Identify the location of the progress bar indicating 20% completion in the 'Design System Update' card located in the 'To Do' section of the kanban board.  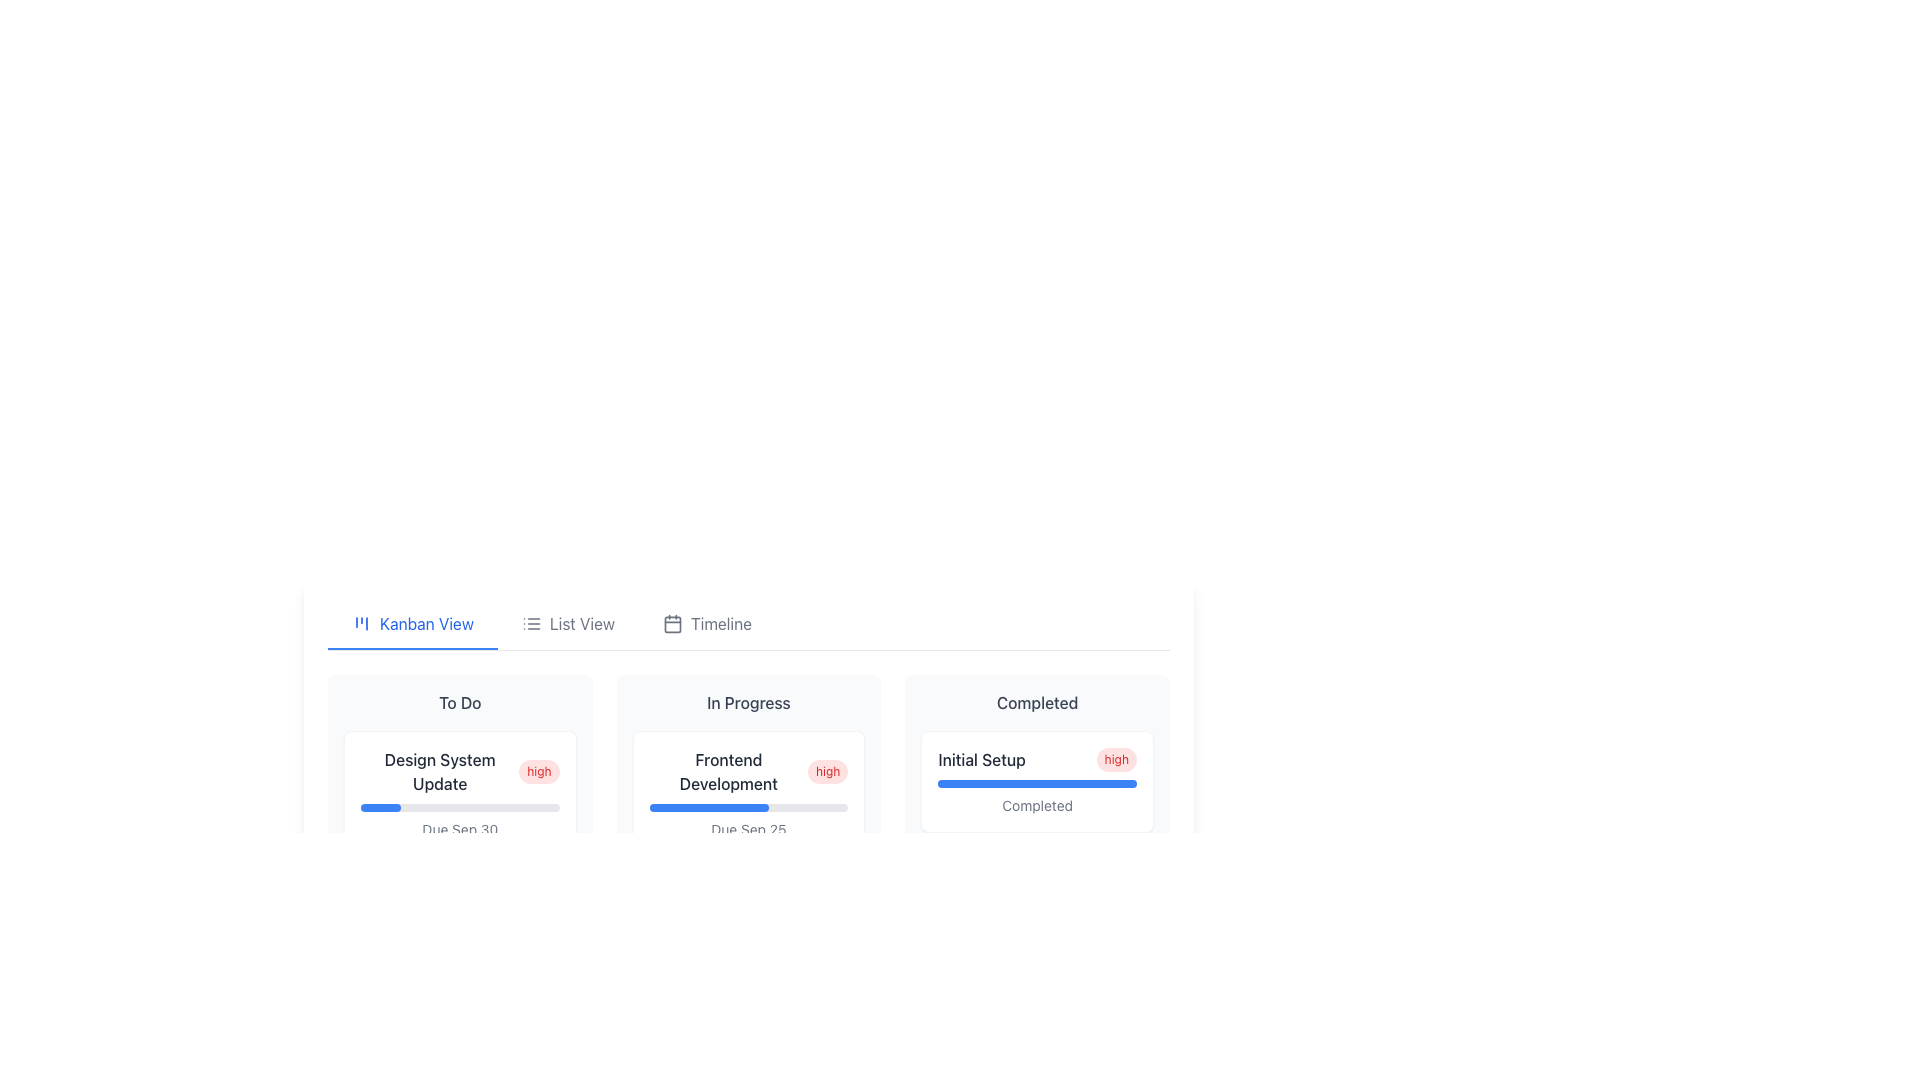
(459, 806).